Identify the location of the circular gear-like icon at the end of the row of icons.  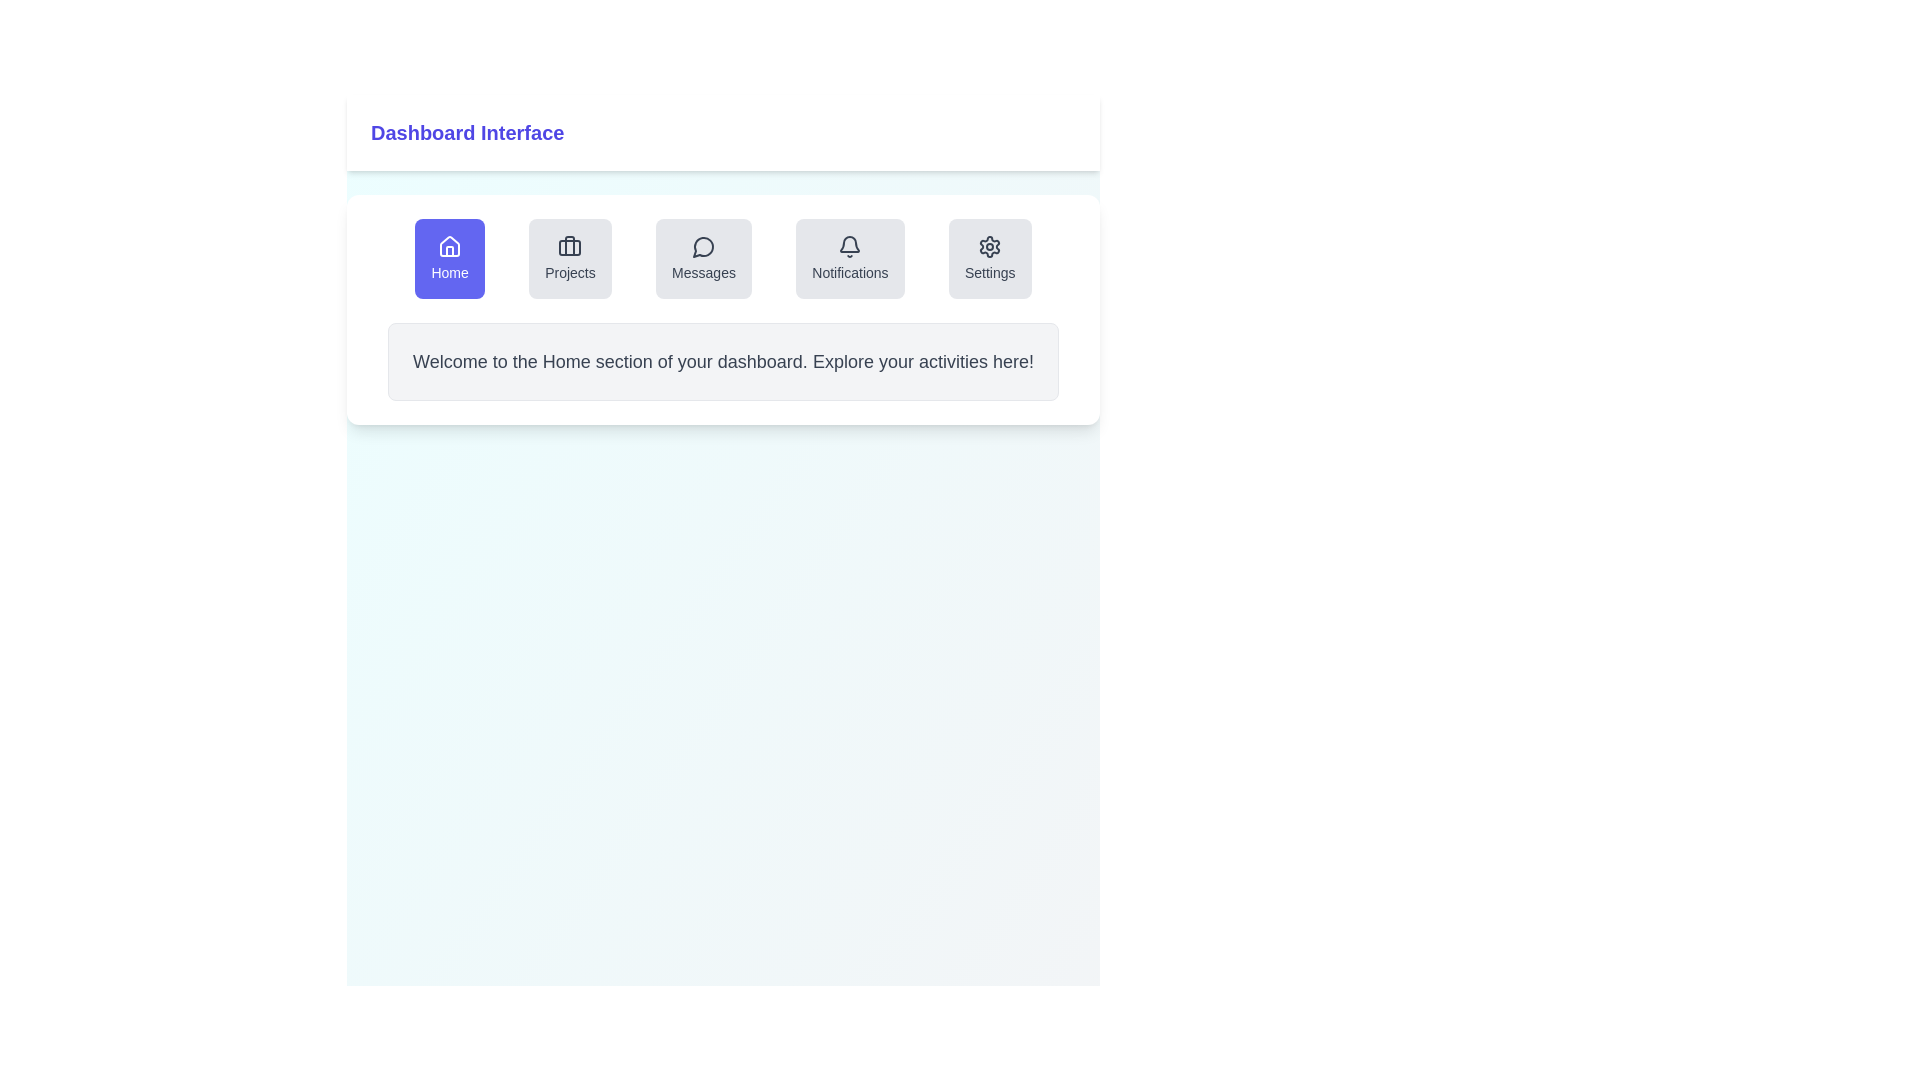
(989, 245).